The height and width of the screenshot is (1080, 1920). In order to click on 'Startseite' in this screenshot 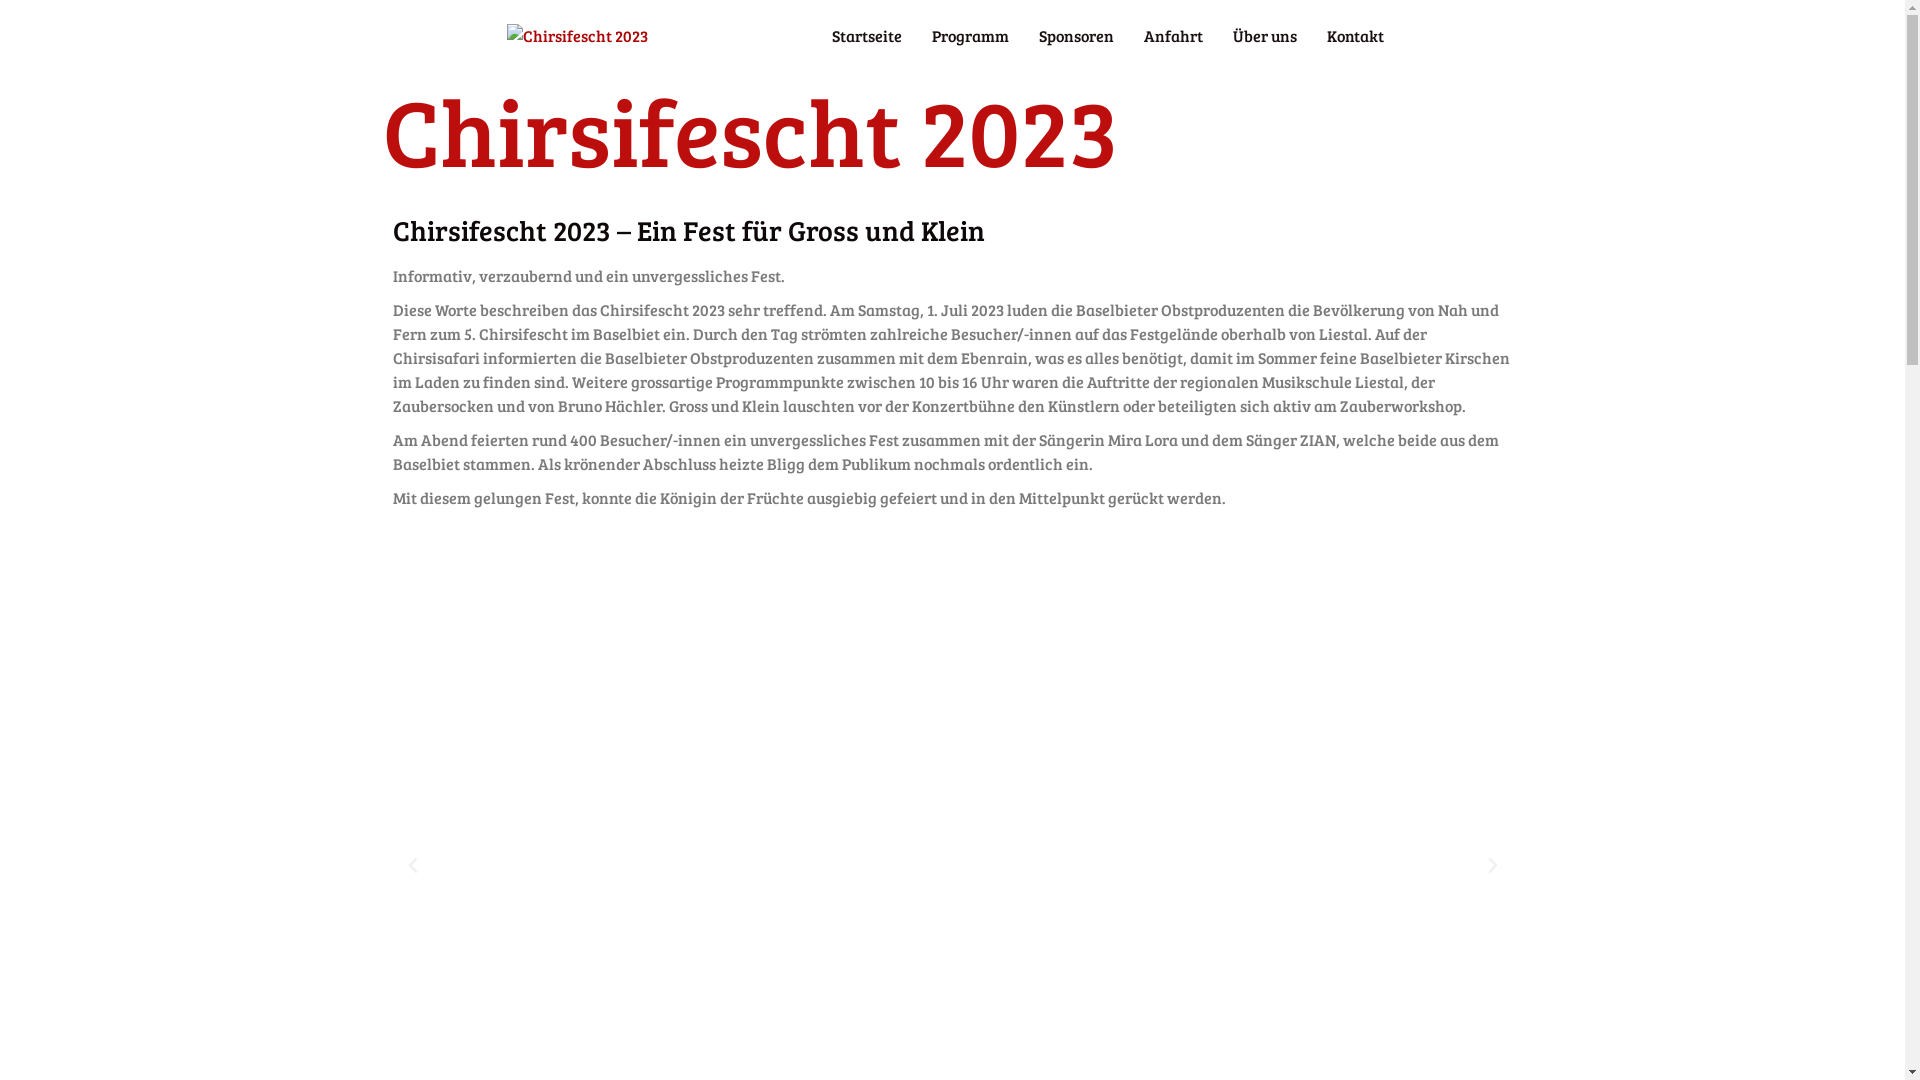, I will do `click(865, 35)`.